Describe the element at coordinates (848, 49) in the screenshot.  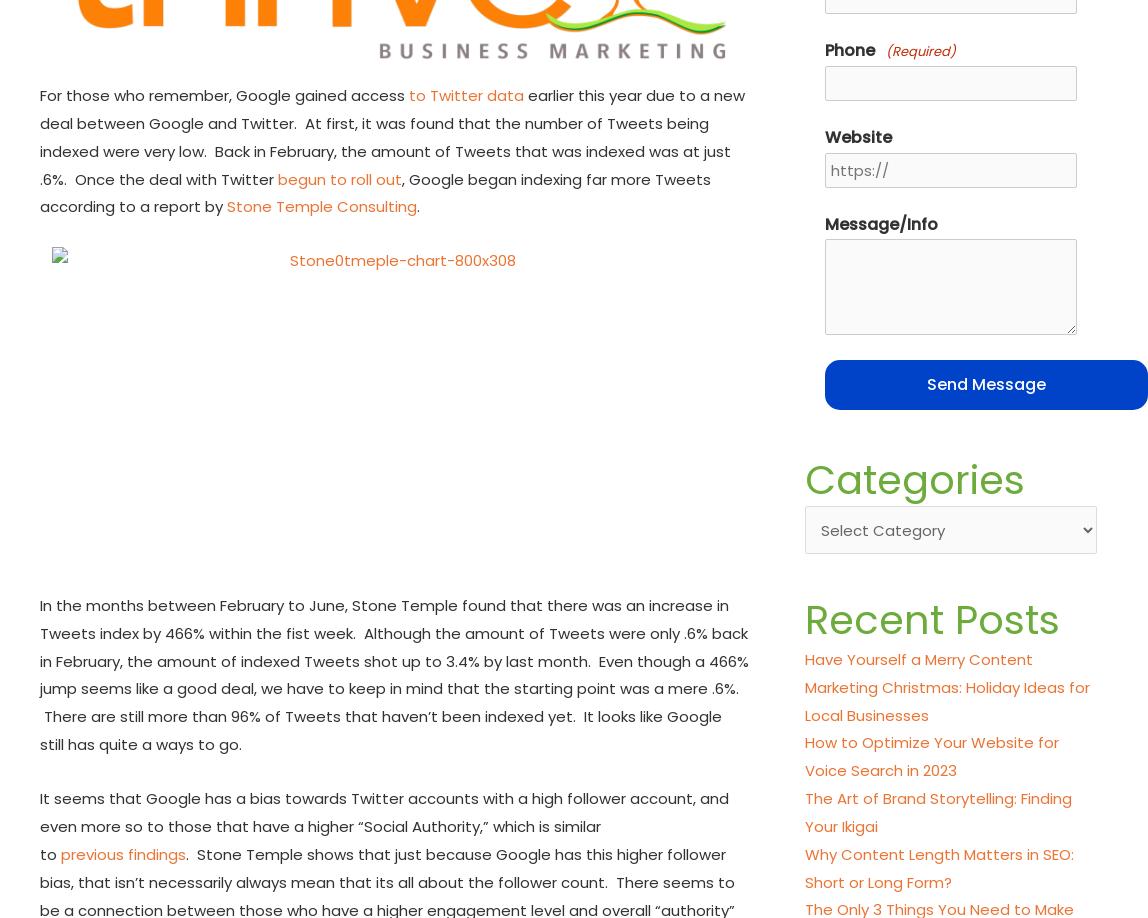
I see `'Phone'` at that location.